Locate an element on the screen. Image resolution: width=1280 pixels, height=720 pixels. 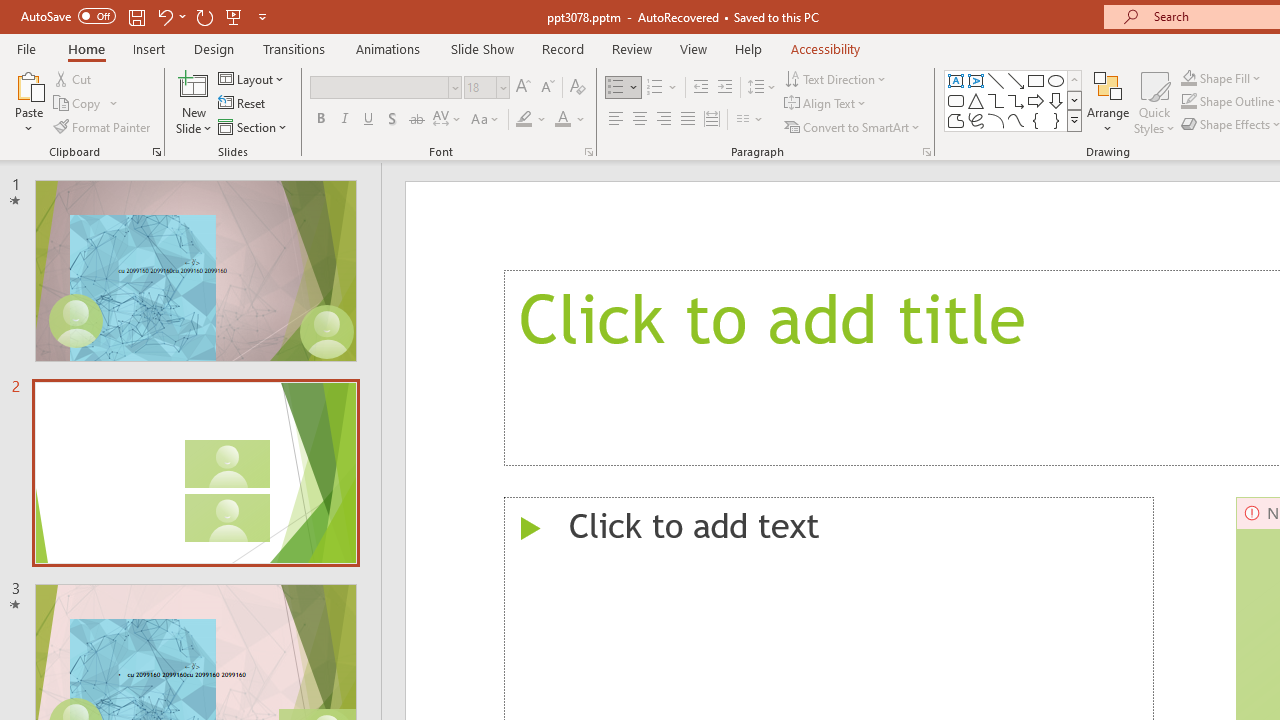
'Font Color Red' is located at coordinates (561, 119).